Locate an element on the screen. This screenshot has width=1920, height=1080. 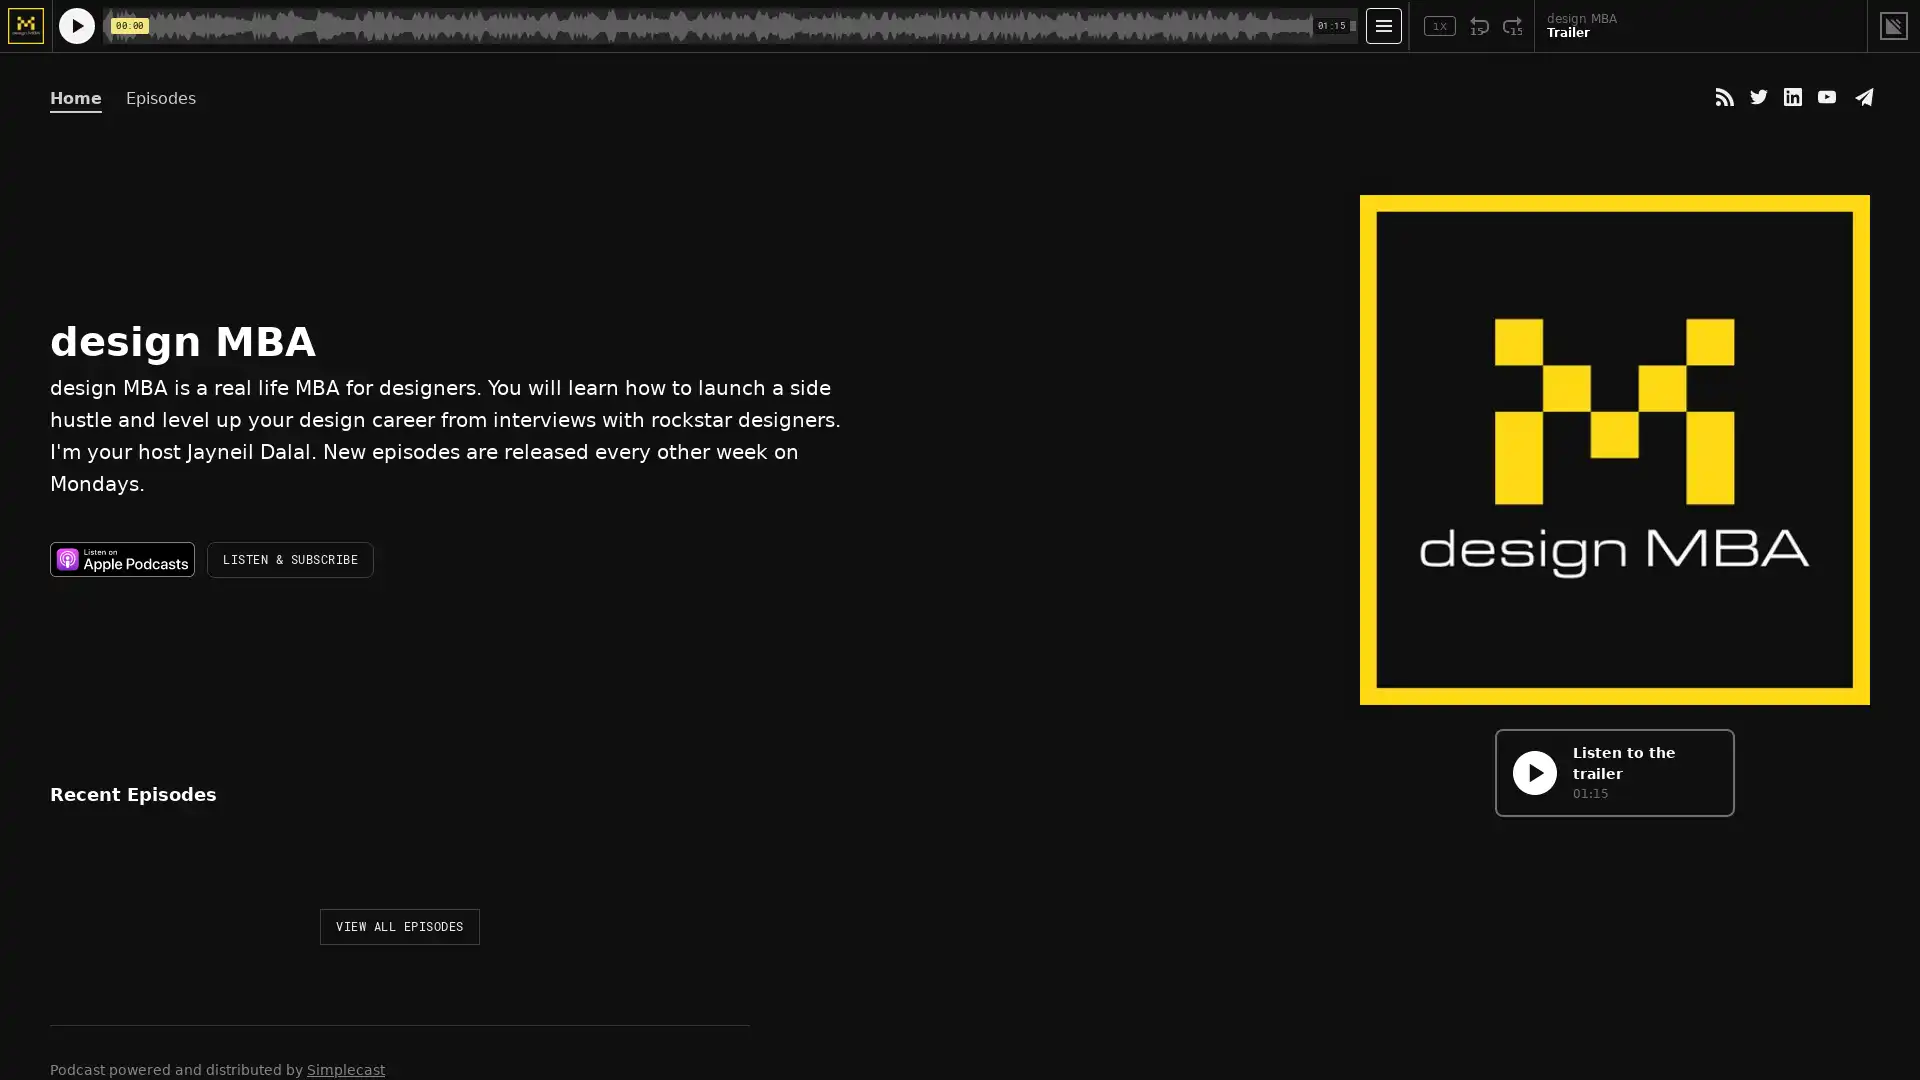
Play is located at coordinates (1533, 771).